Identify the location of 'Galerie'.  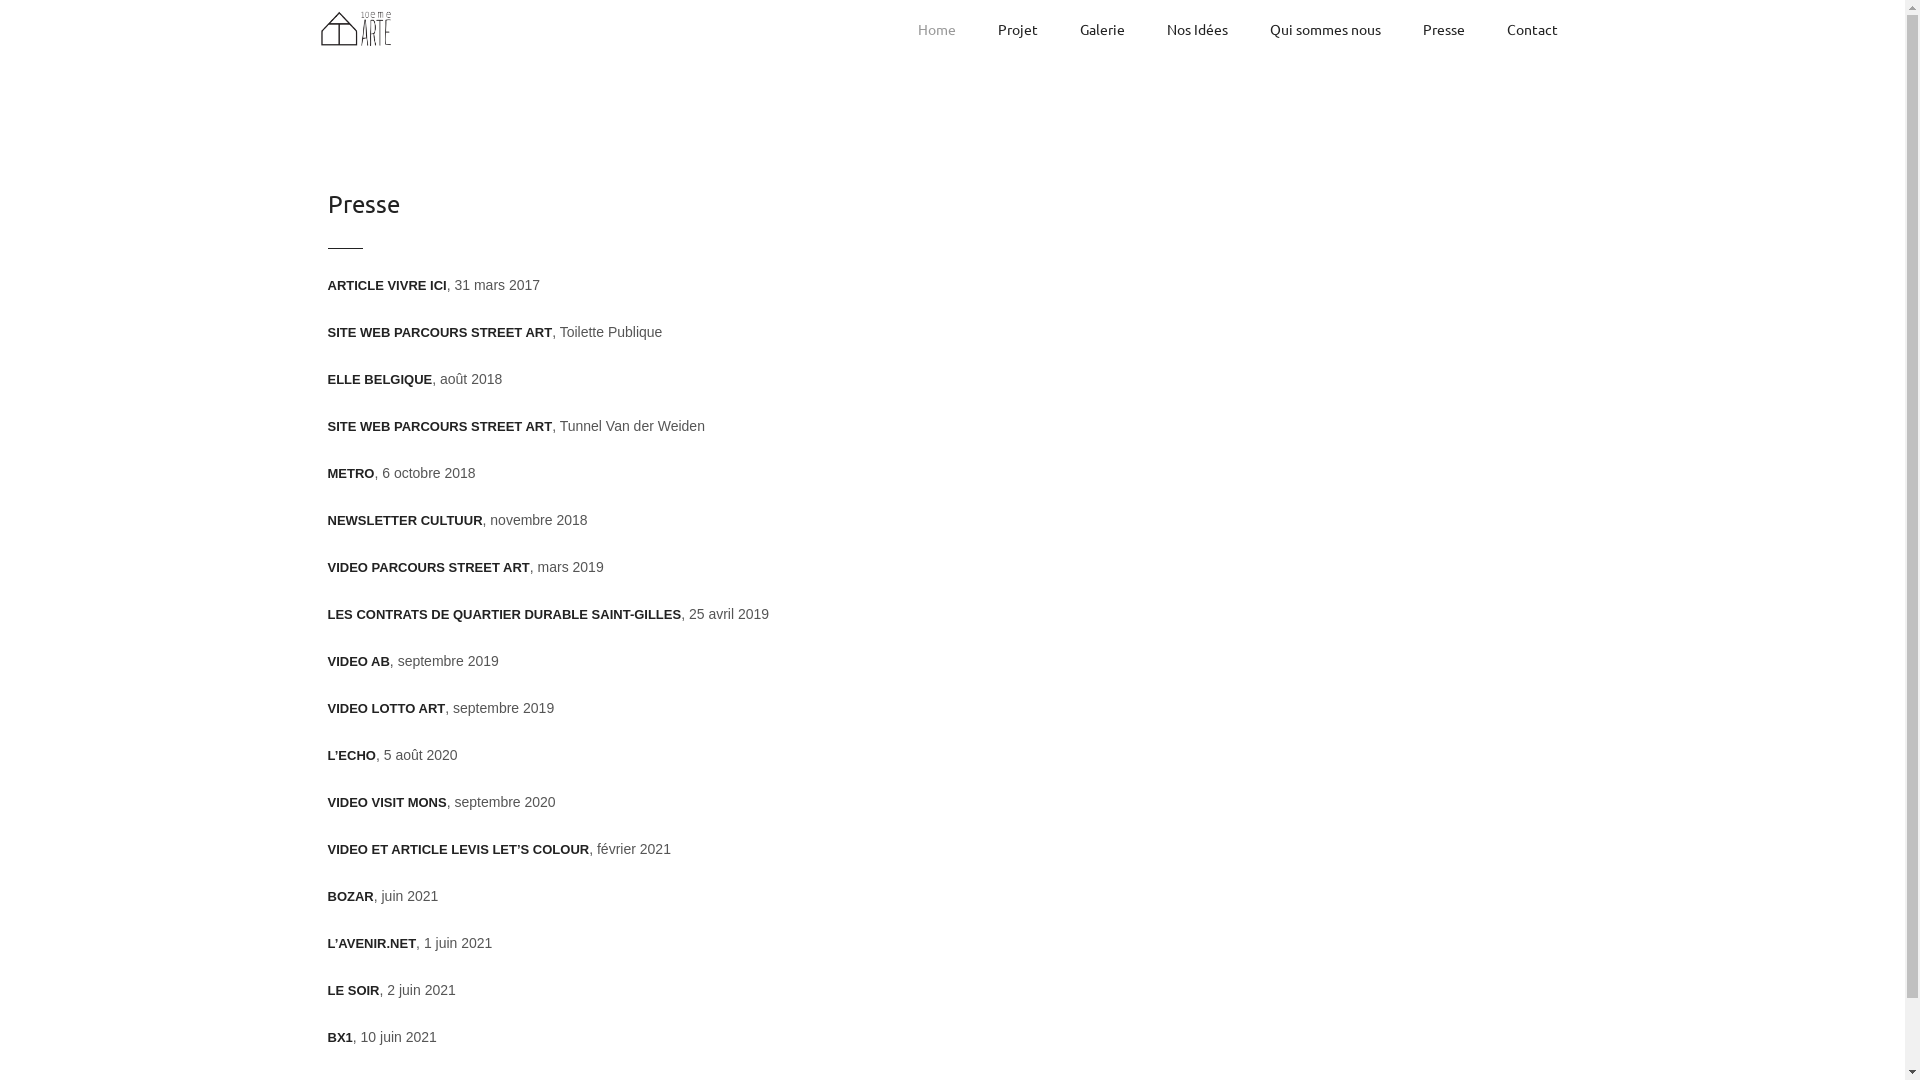
(1101, 29).